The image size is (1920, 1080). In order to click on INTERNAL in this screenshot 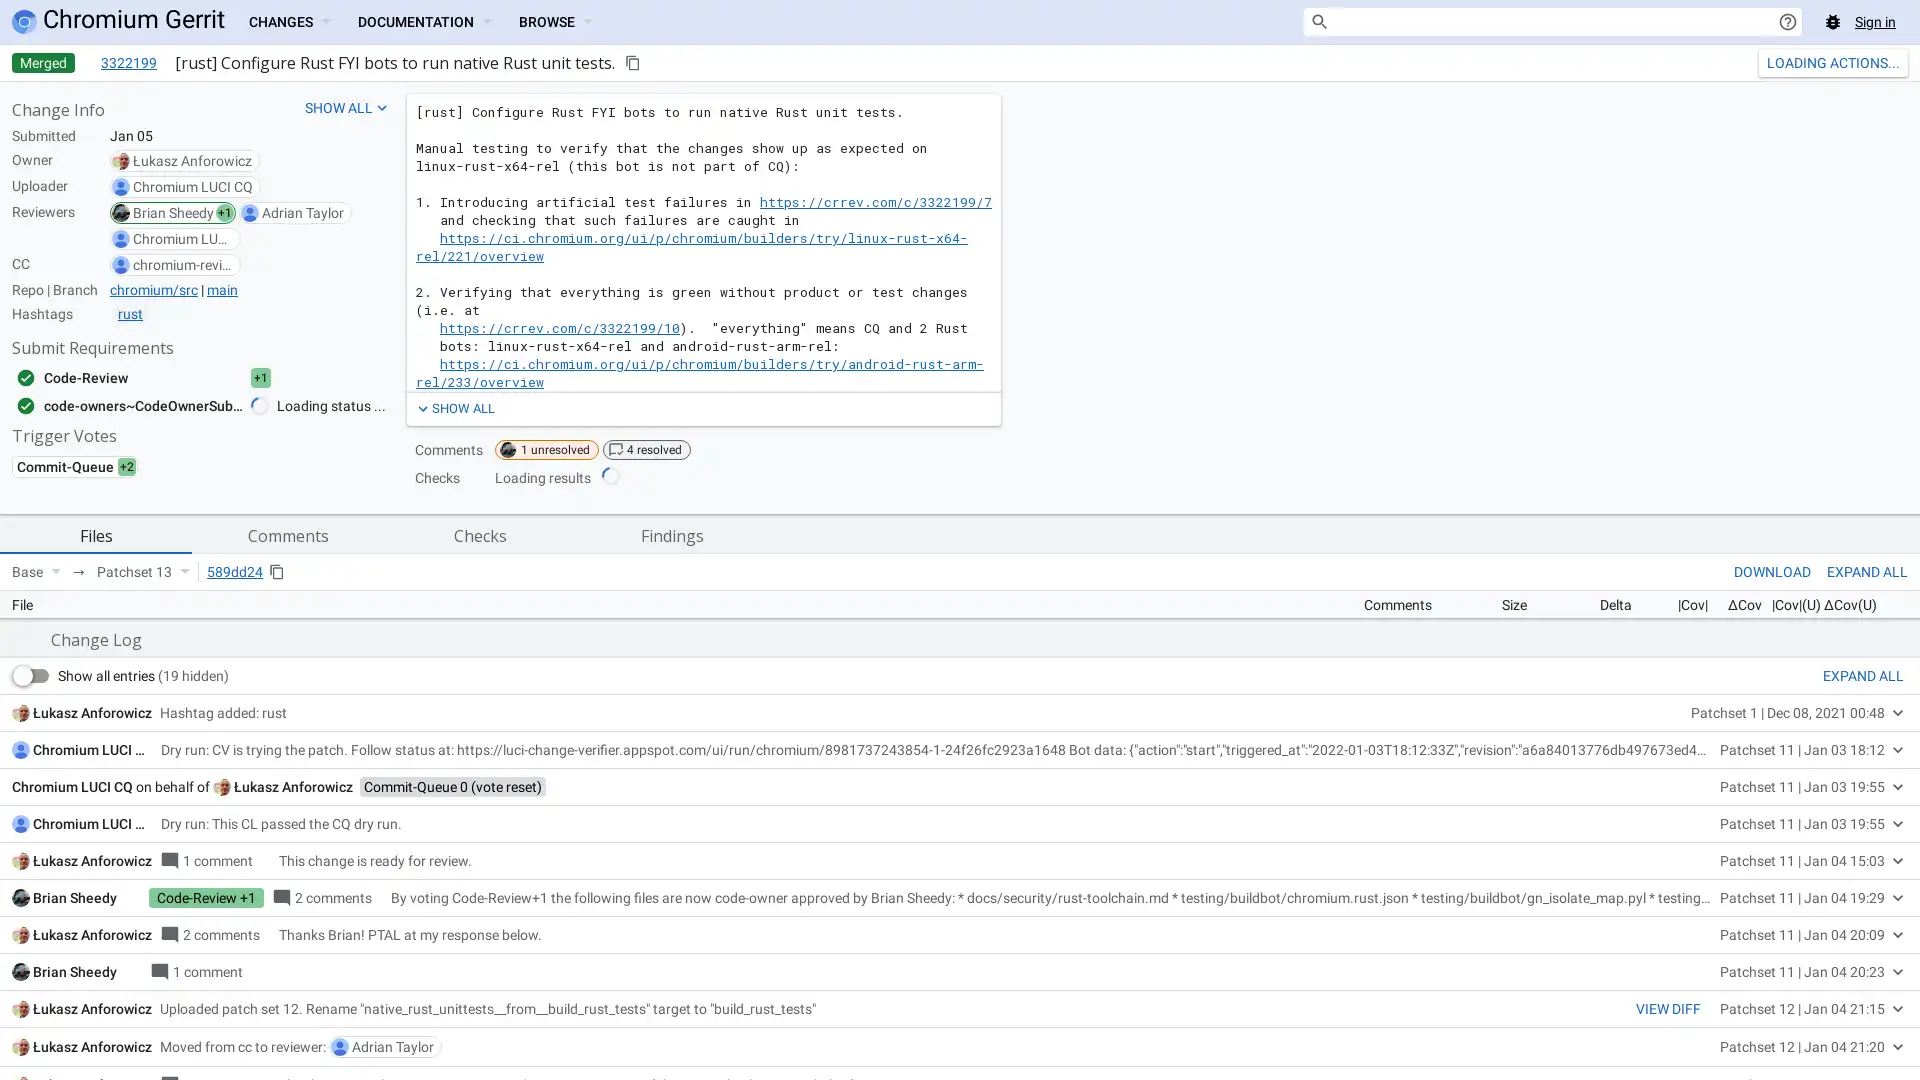, I will do `click(1735, 870)`.